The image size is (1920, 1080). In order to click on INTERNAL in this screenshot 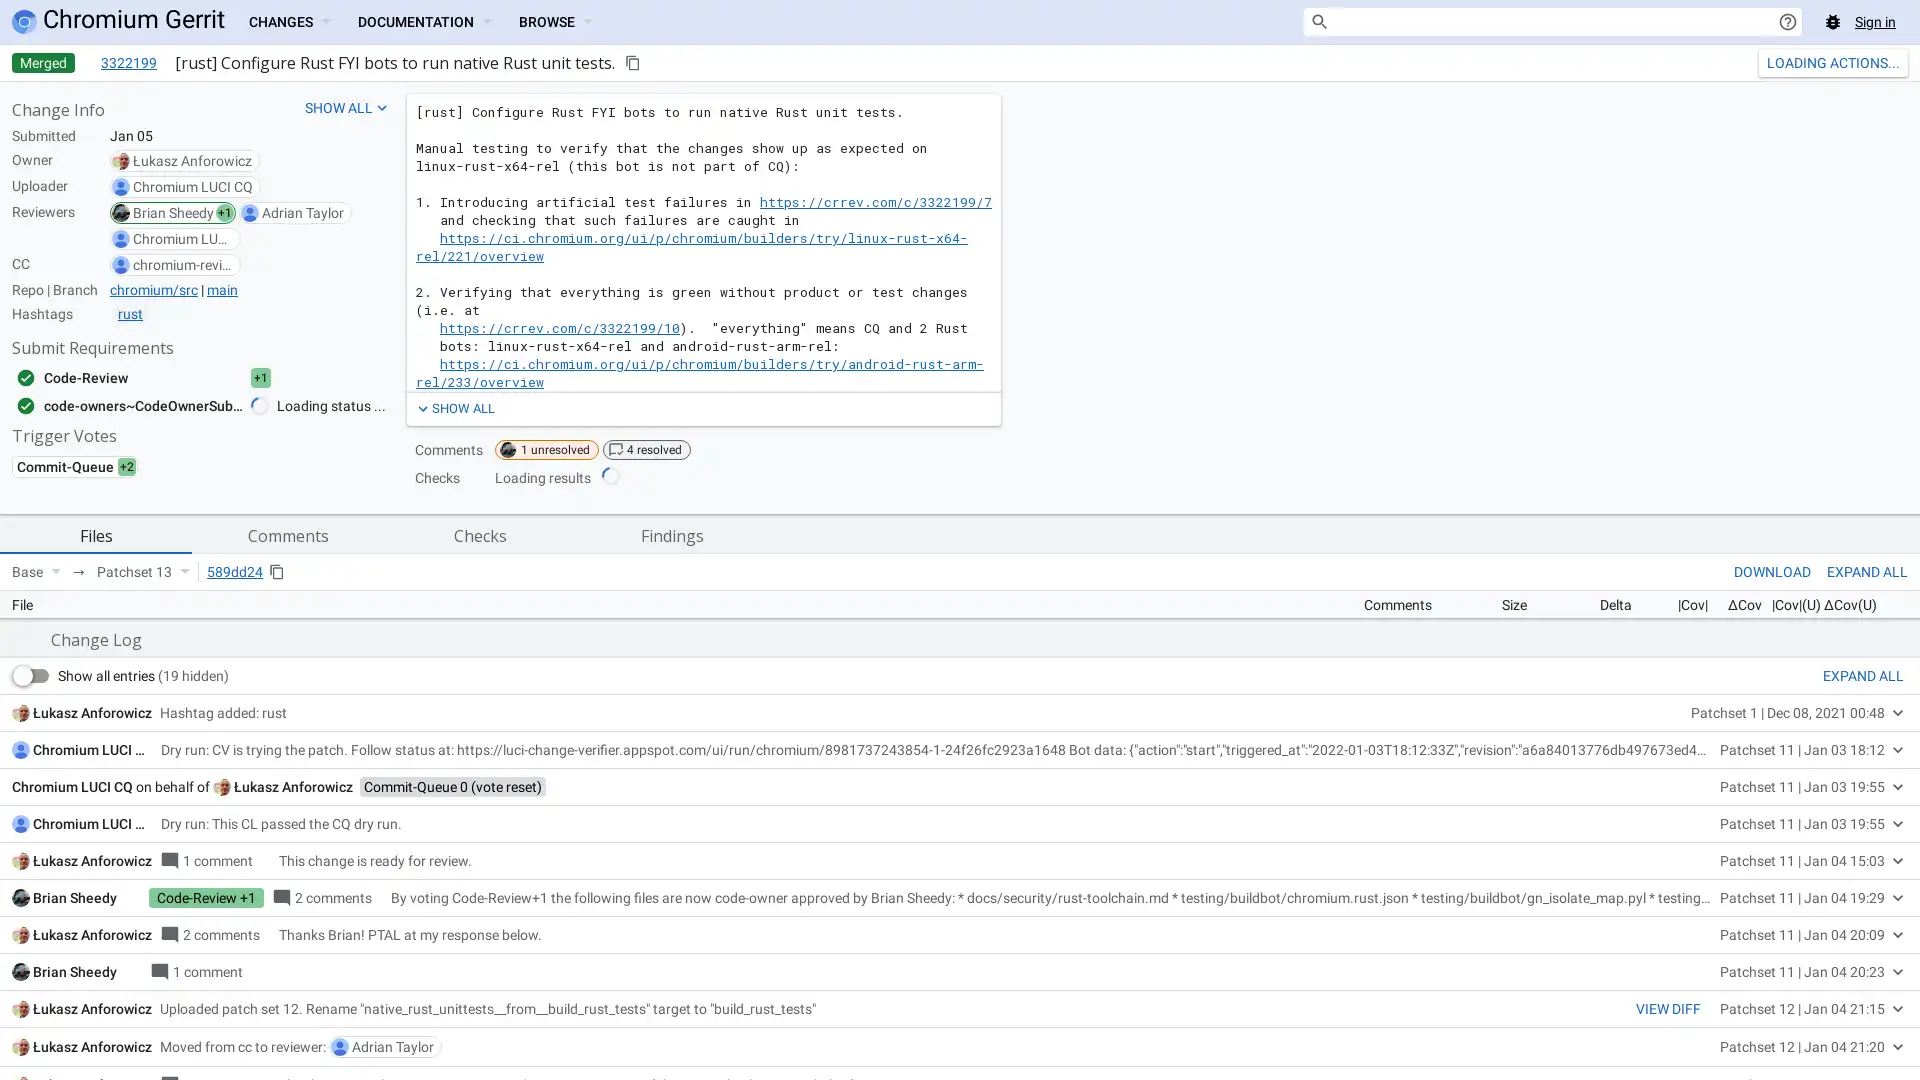, I will do `click(1735, 870)`.